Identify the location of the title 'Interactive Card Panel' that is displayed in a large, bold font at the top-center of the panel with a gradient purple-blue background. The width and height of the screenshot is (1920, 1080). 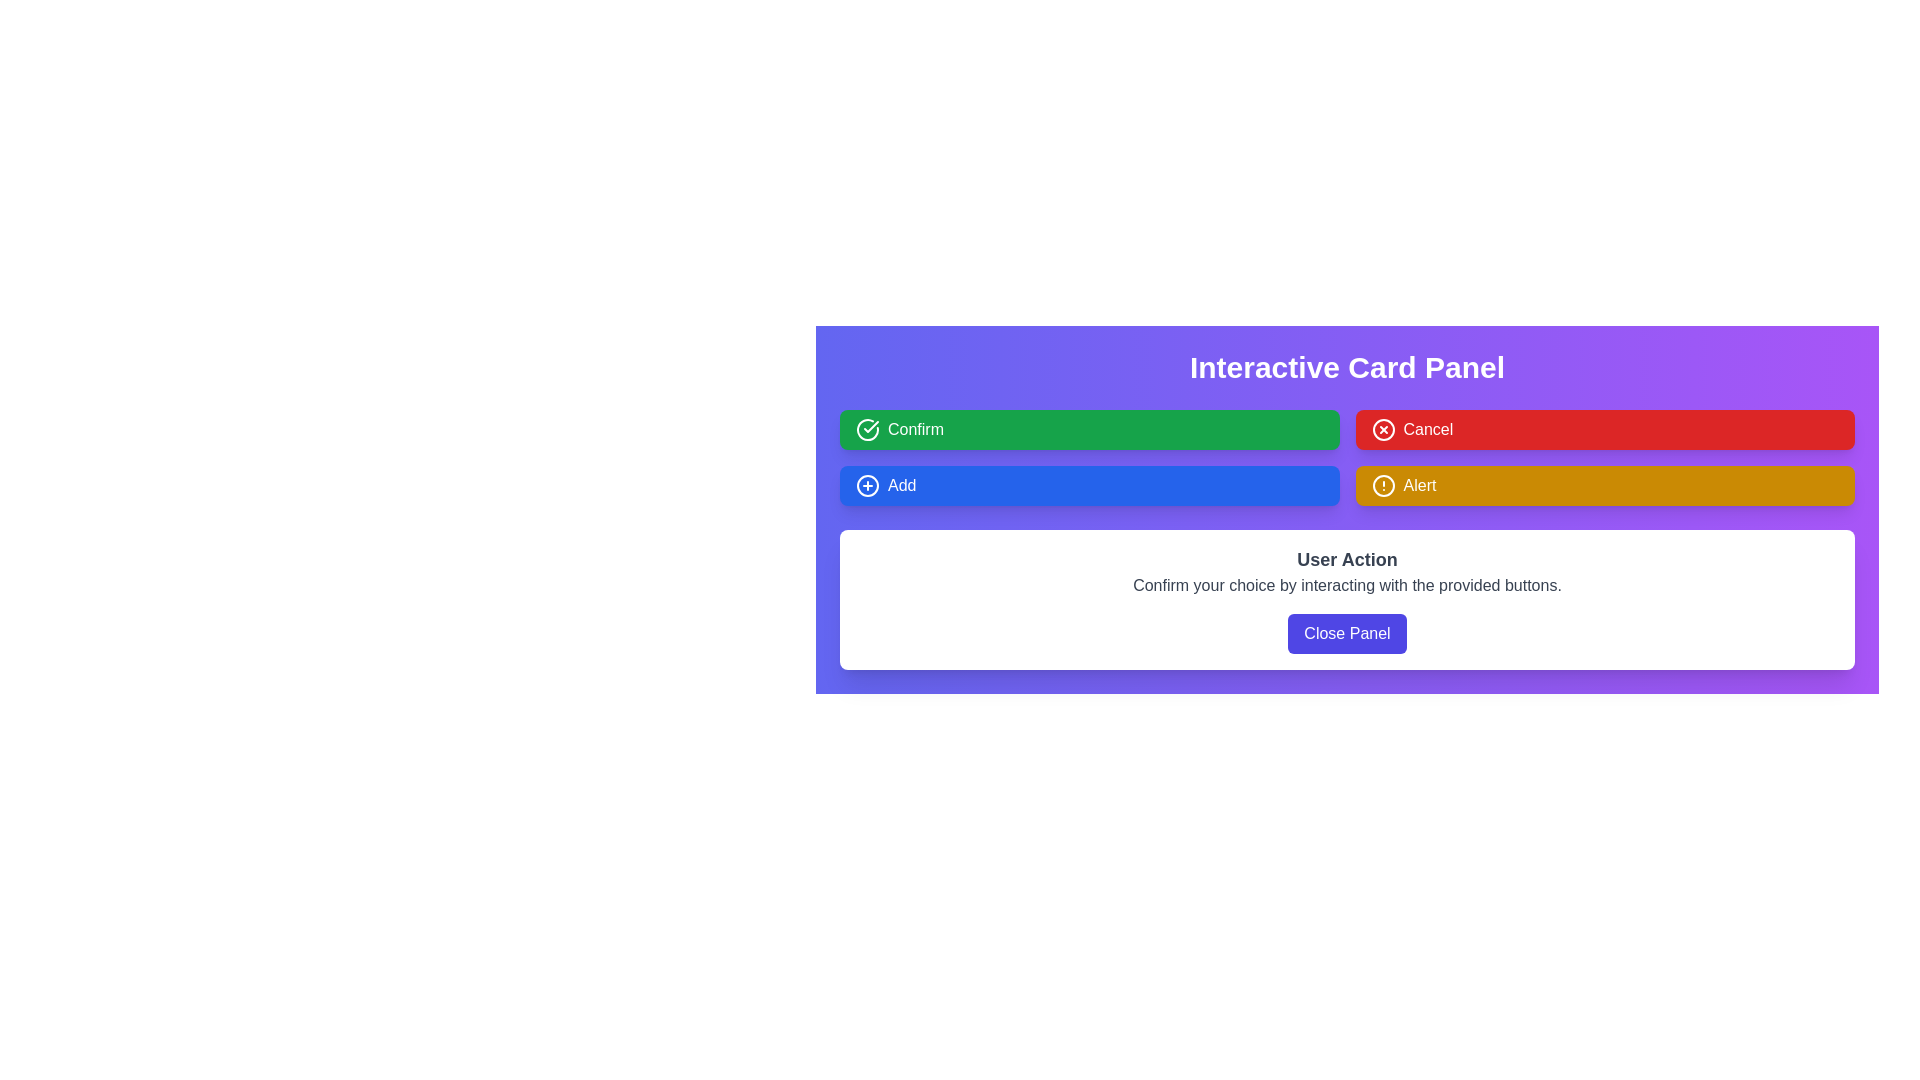
(1347, 367).